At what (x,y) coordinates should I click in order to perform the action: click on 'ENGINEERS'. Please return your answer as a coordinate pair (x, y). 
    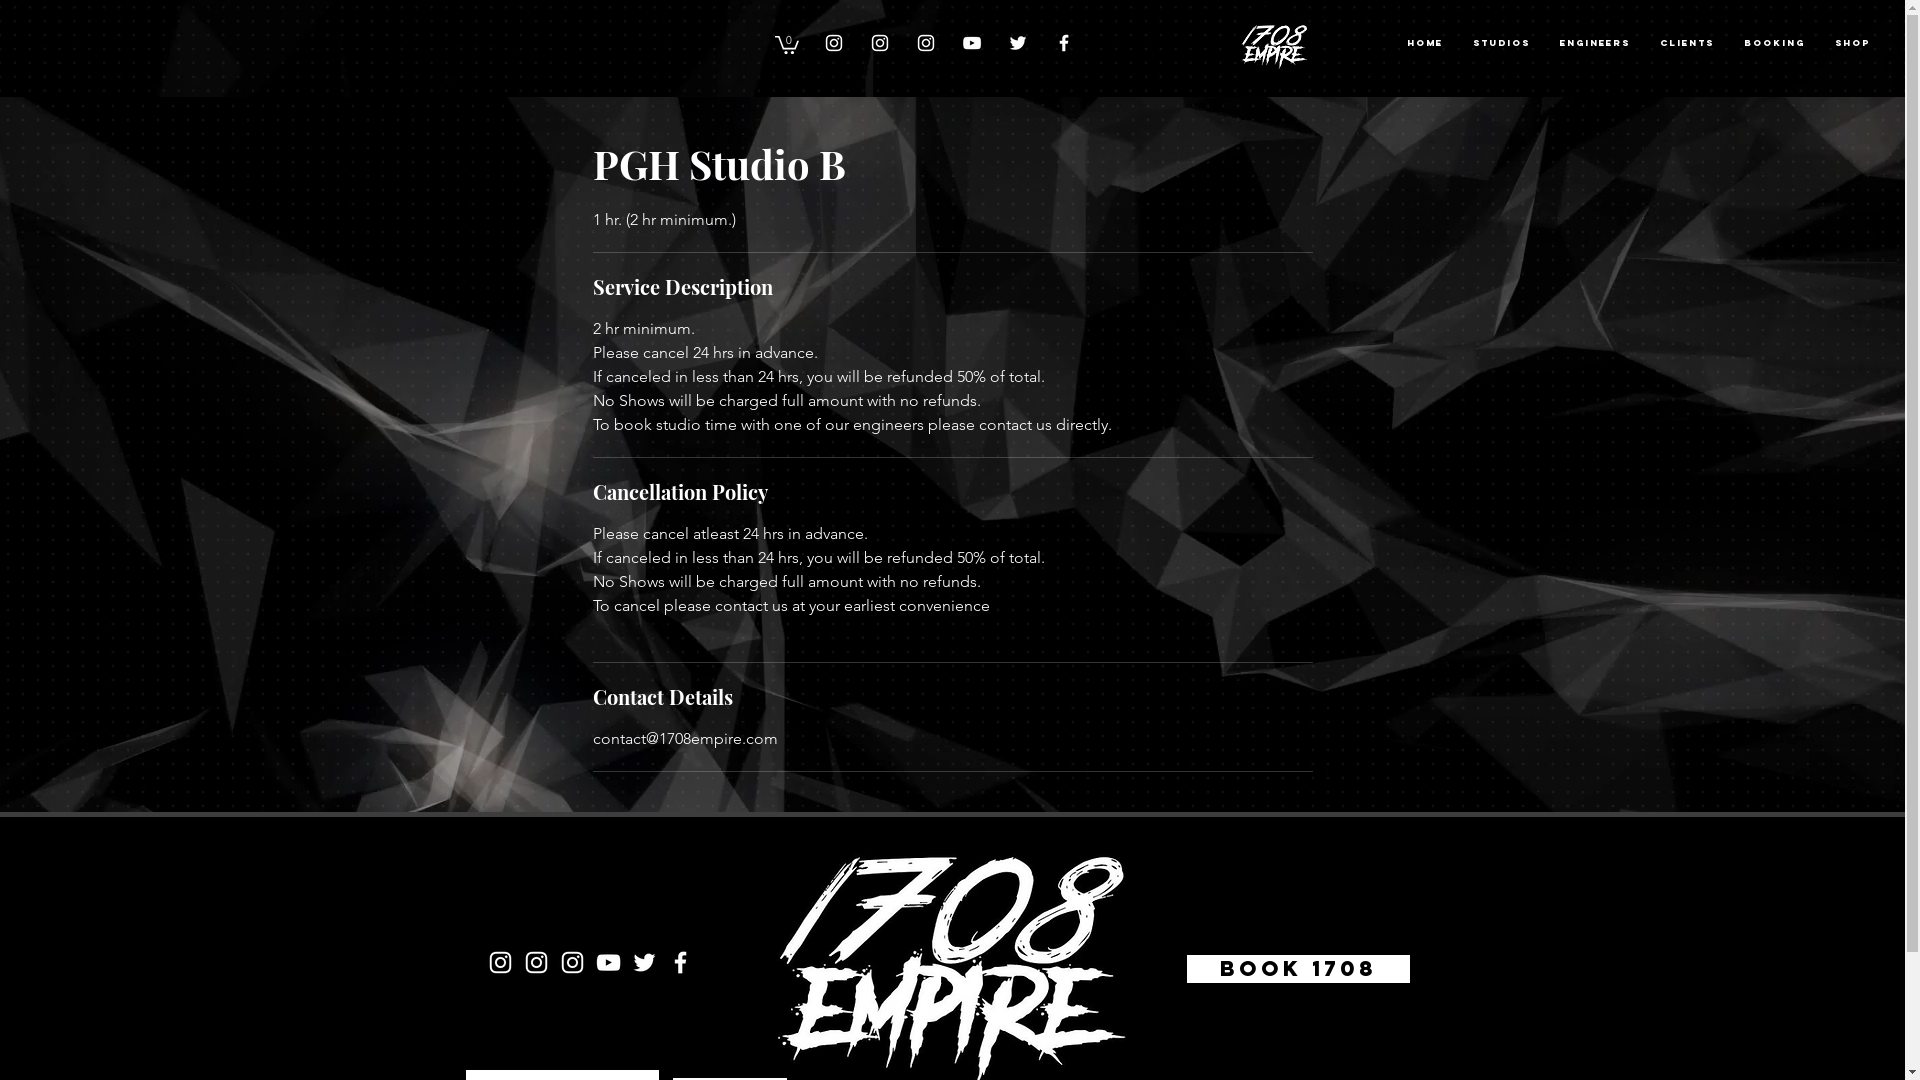
    Looking at the image, I should click on (1593, 42).